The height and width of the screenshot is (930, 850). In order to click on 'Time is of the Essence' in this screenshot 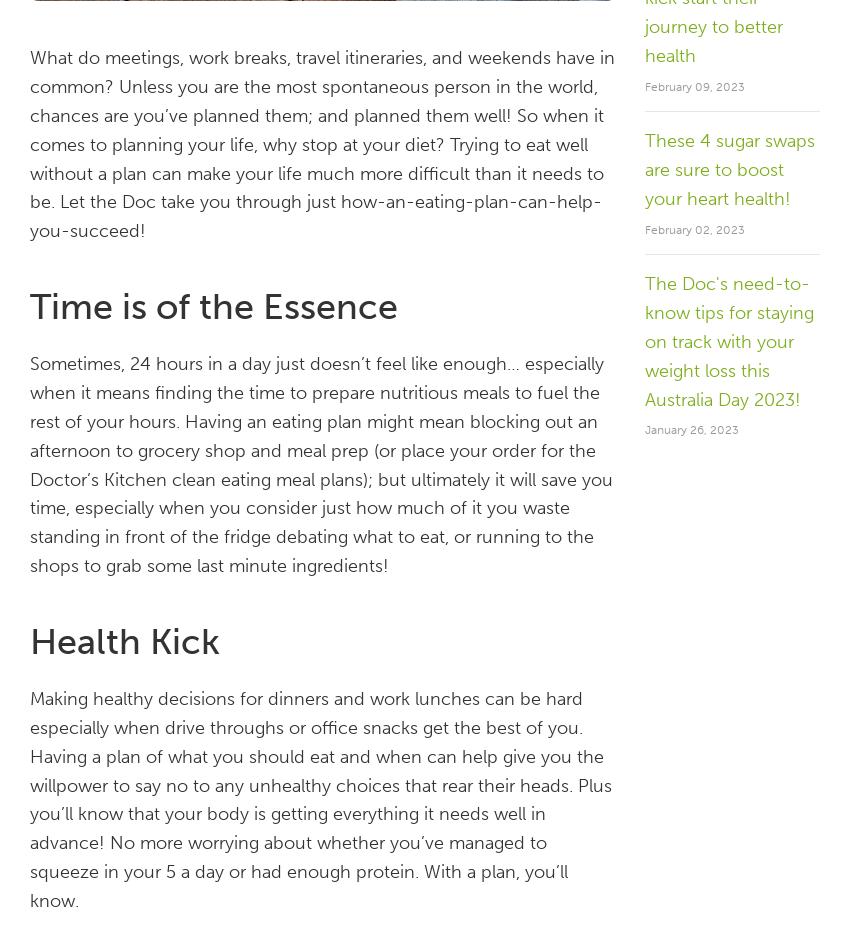, I will do `click(29, 305)`.